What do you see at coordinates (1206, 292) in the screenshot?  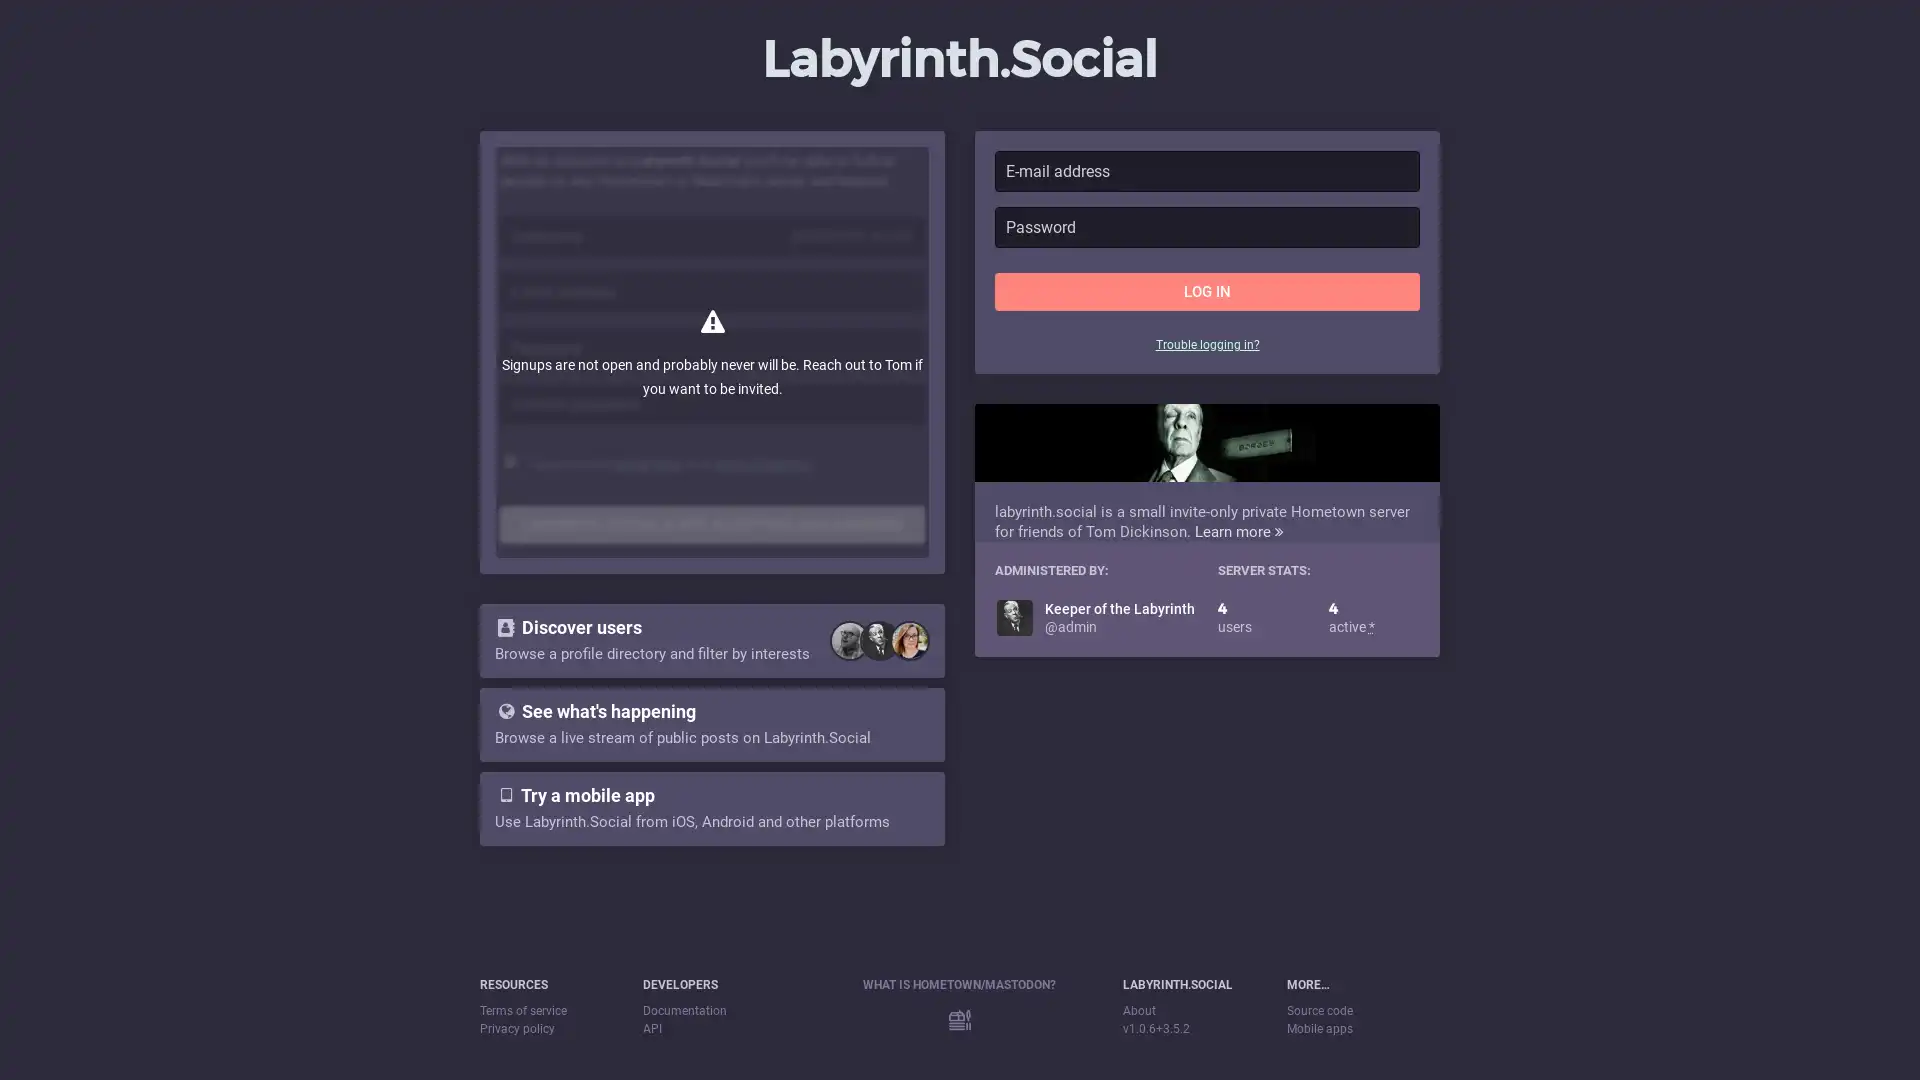 I see `LOG IN` at bounding box center [1206, 292].